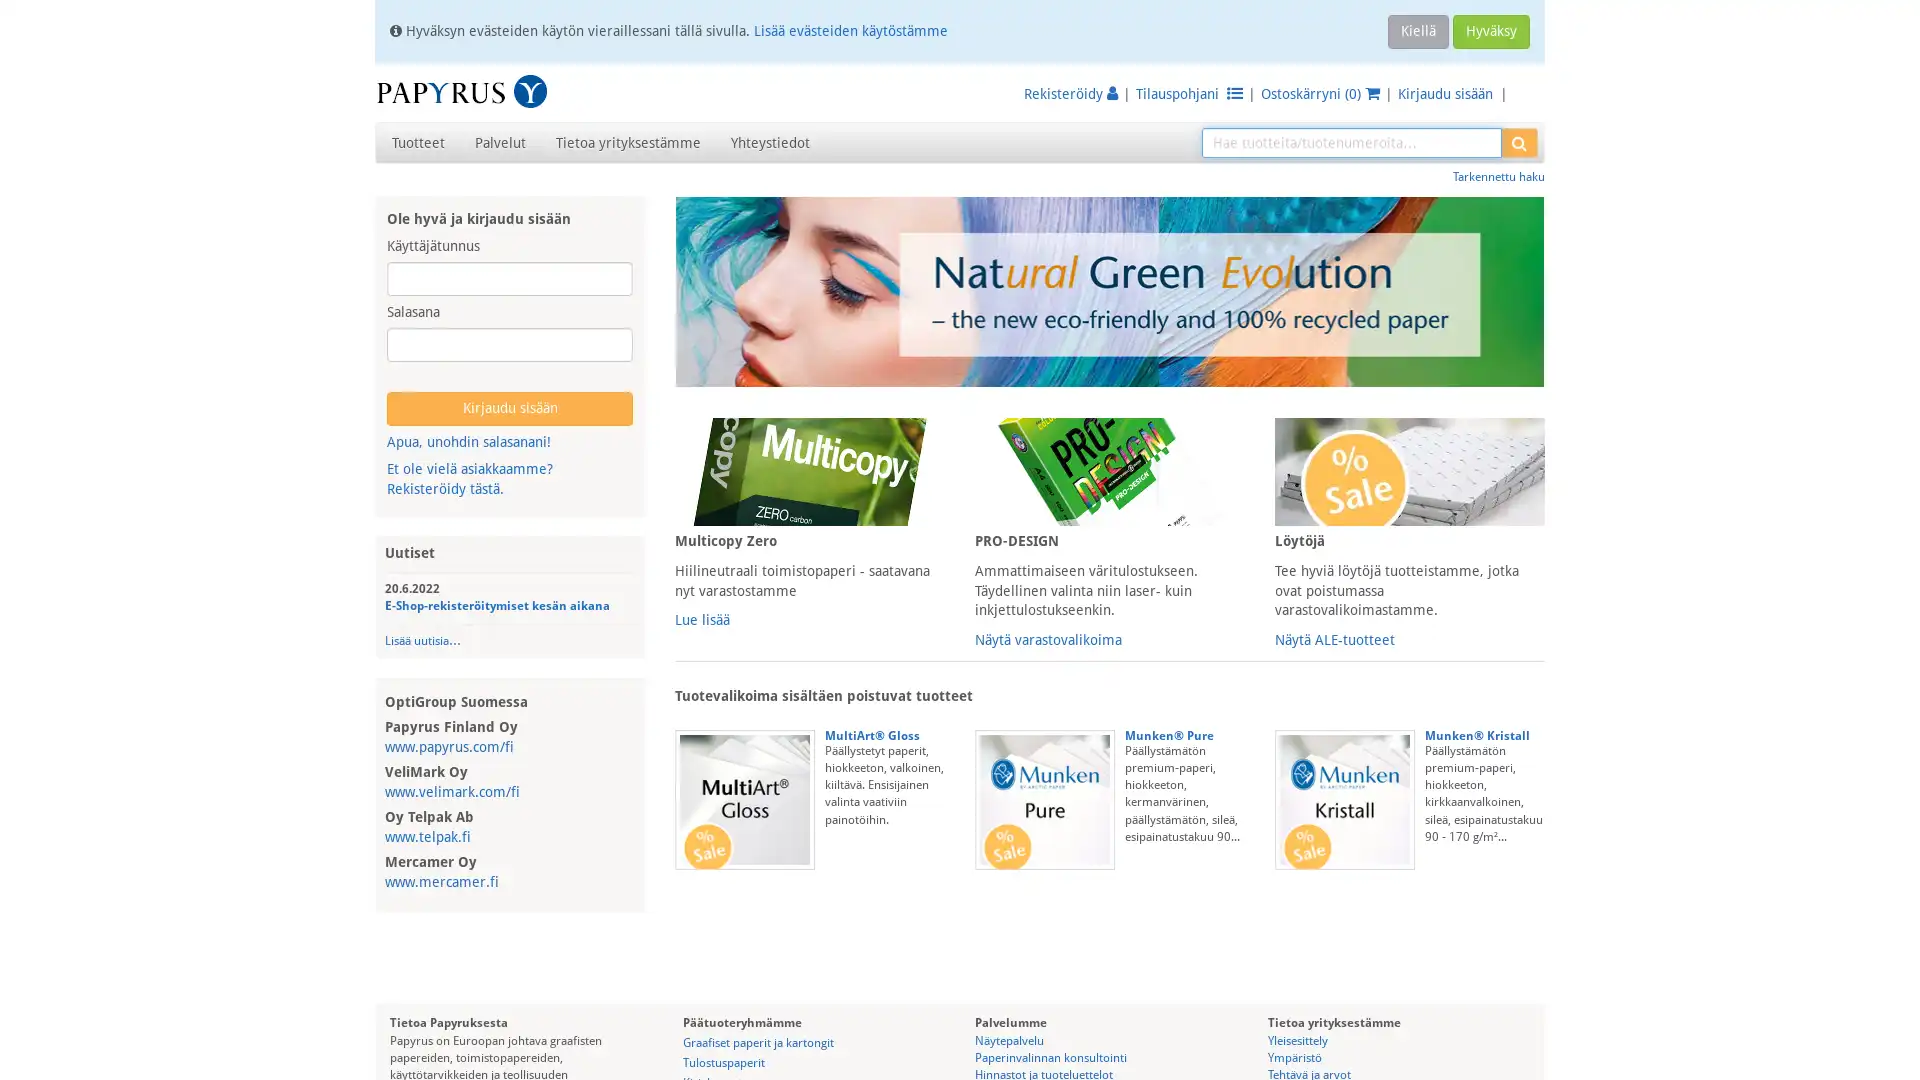 The height and width of the screenshot is (1080, 1920). What do you see at coordinates (1491, 31) in the screenshot?
I see `Hyvaksy` at bounding box center [1491, 31].